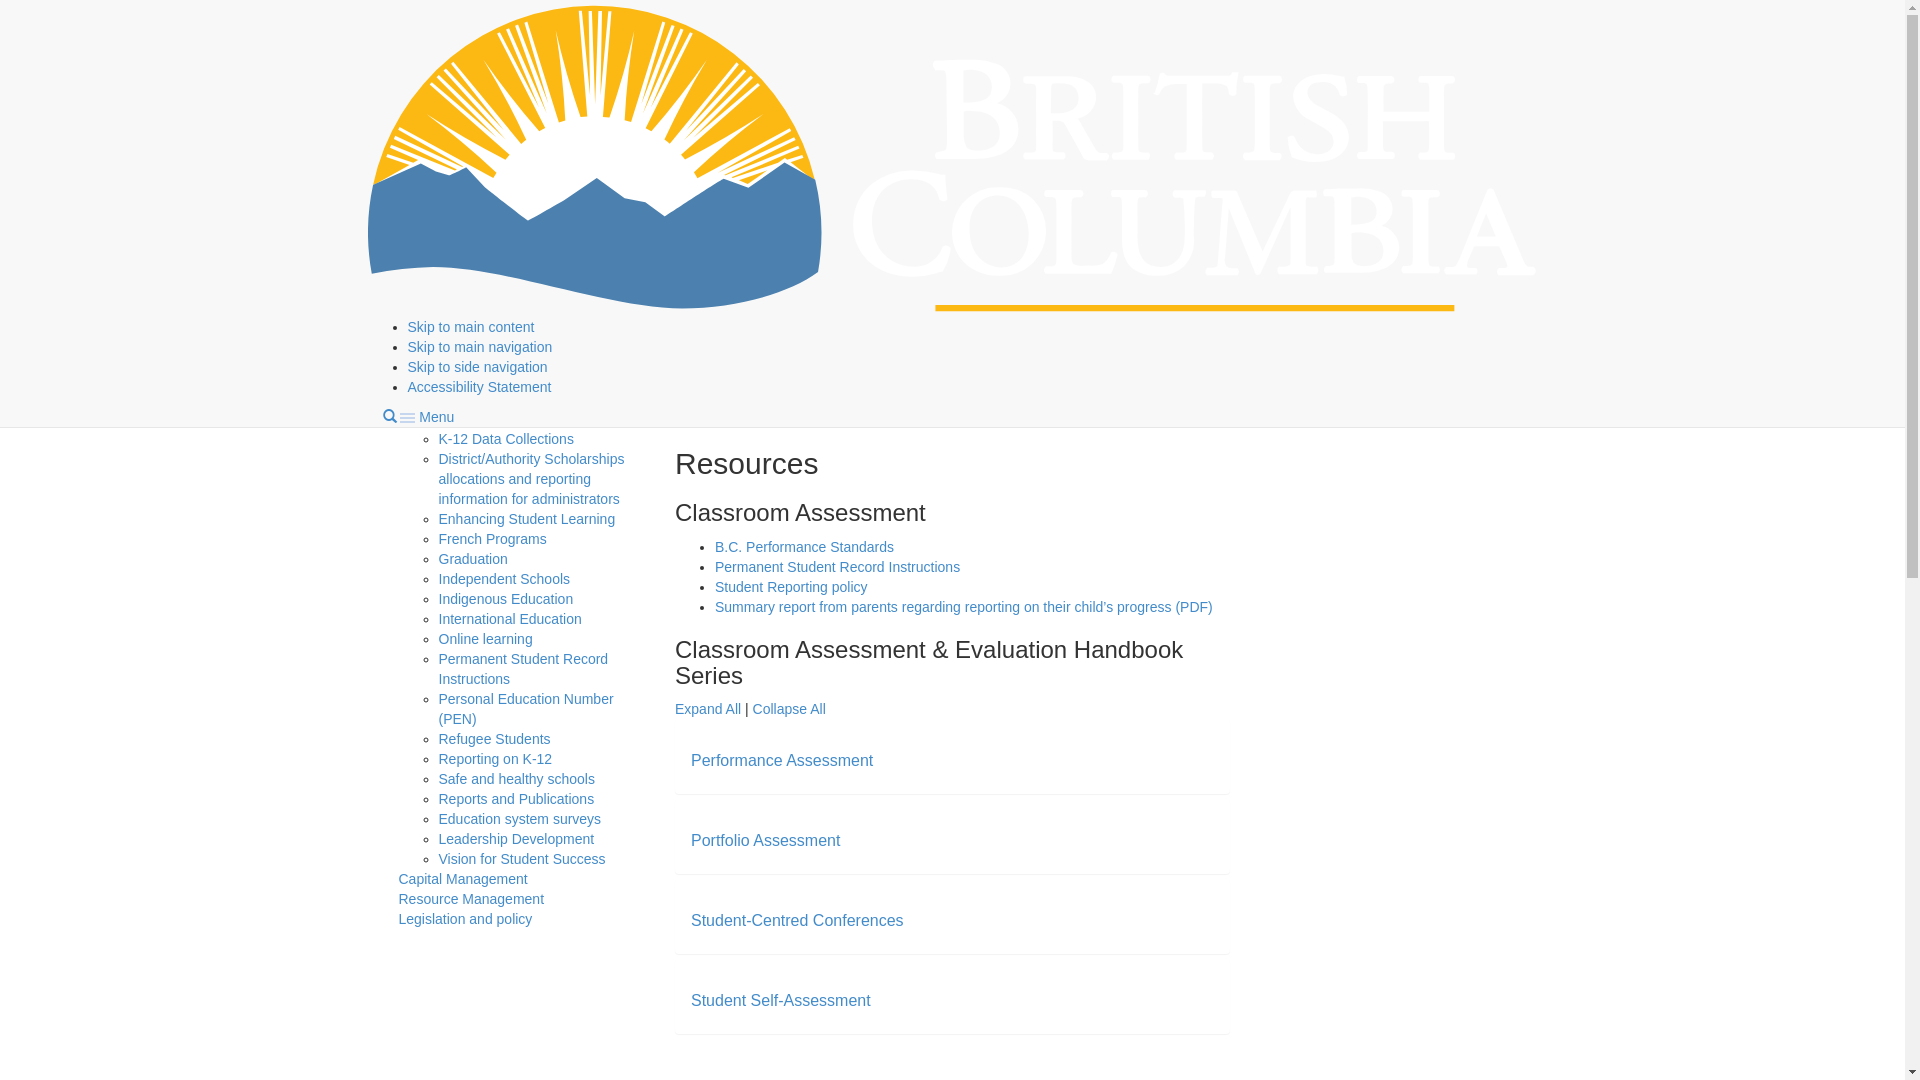 Image resolution: width=1920 pixels, height=1080 pixels. I want to click on 'Student Reporting policy', so click(790, 585).